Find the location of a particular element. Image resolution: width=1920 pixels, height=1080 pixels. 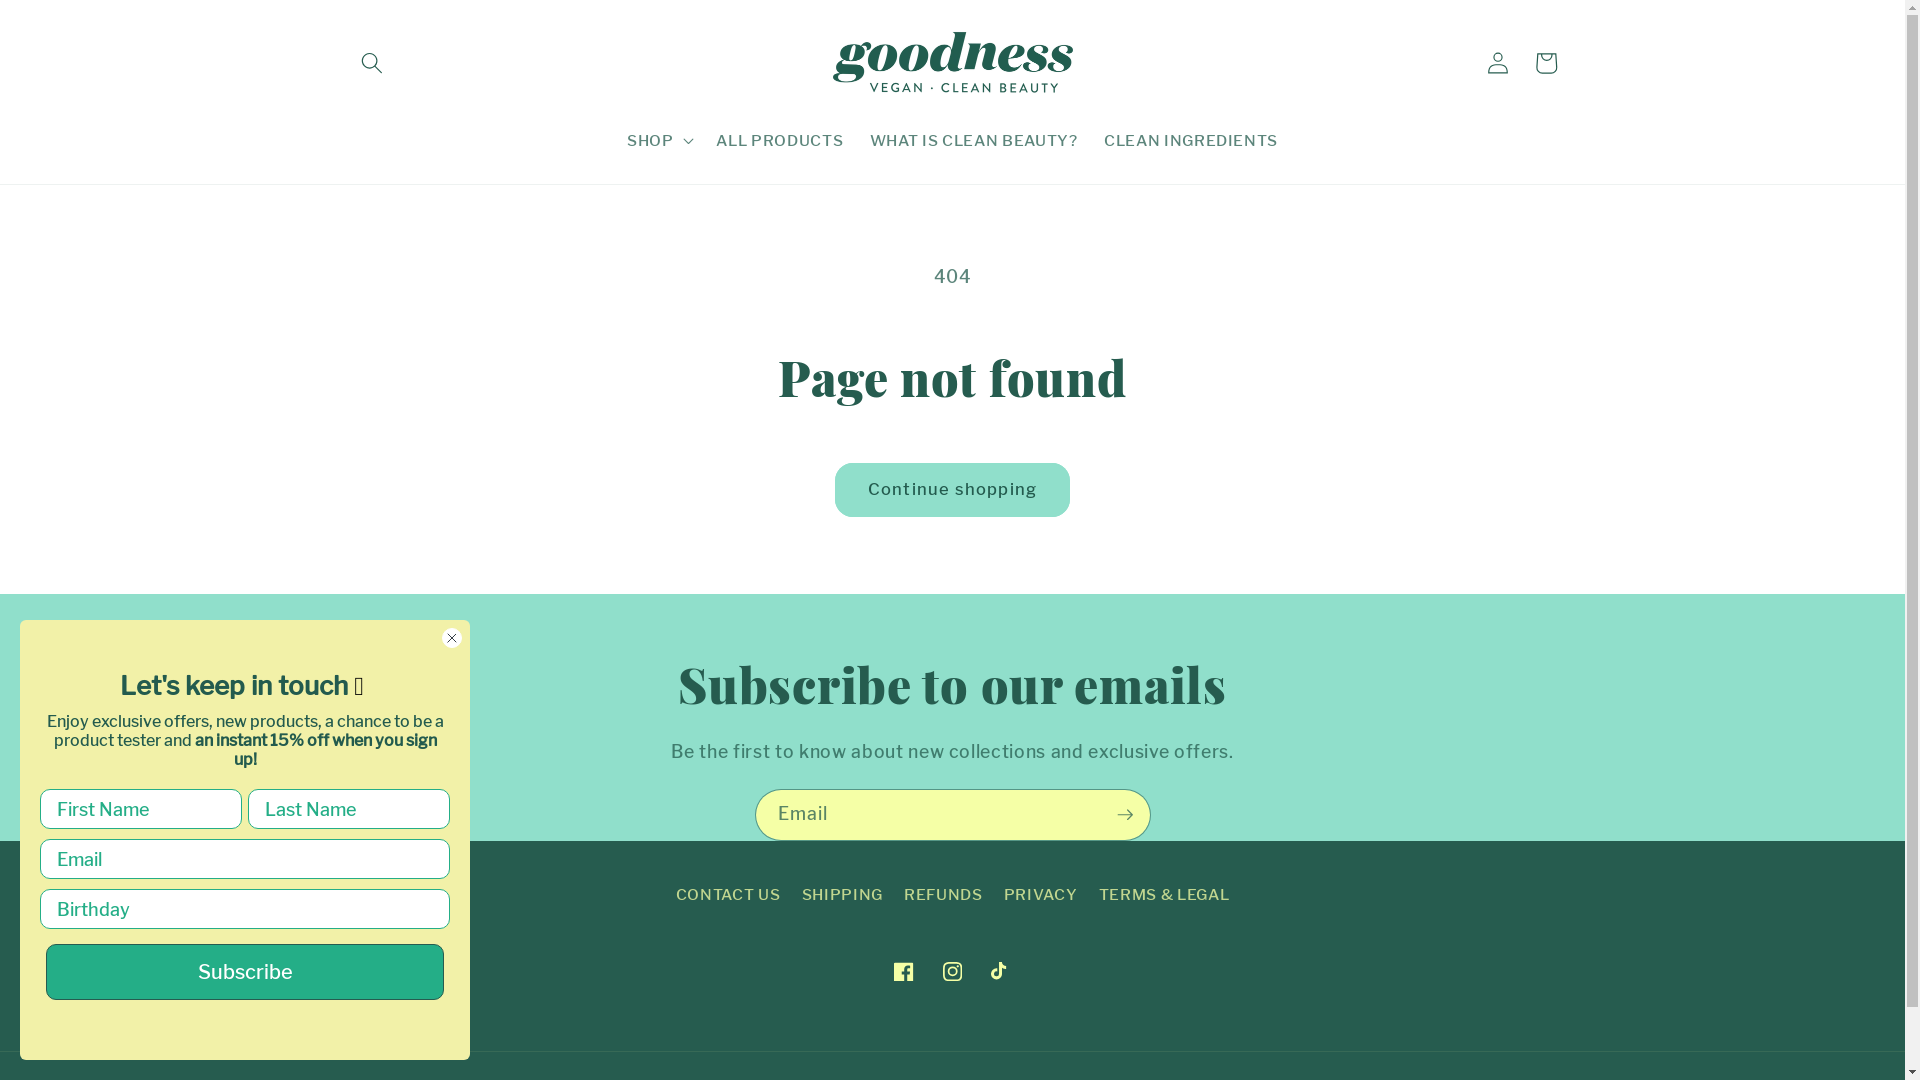

'PRIVACY' is located at coordinates (1040, 894).